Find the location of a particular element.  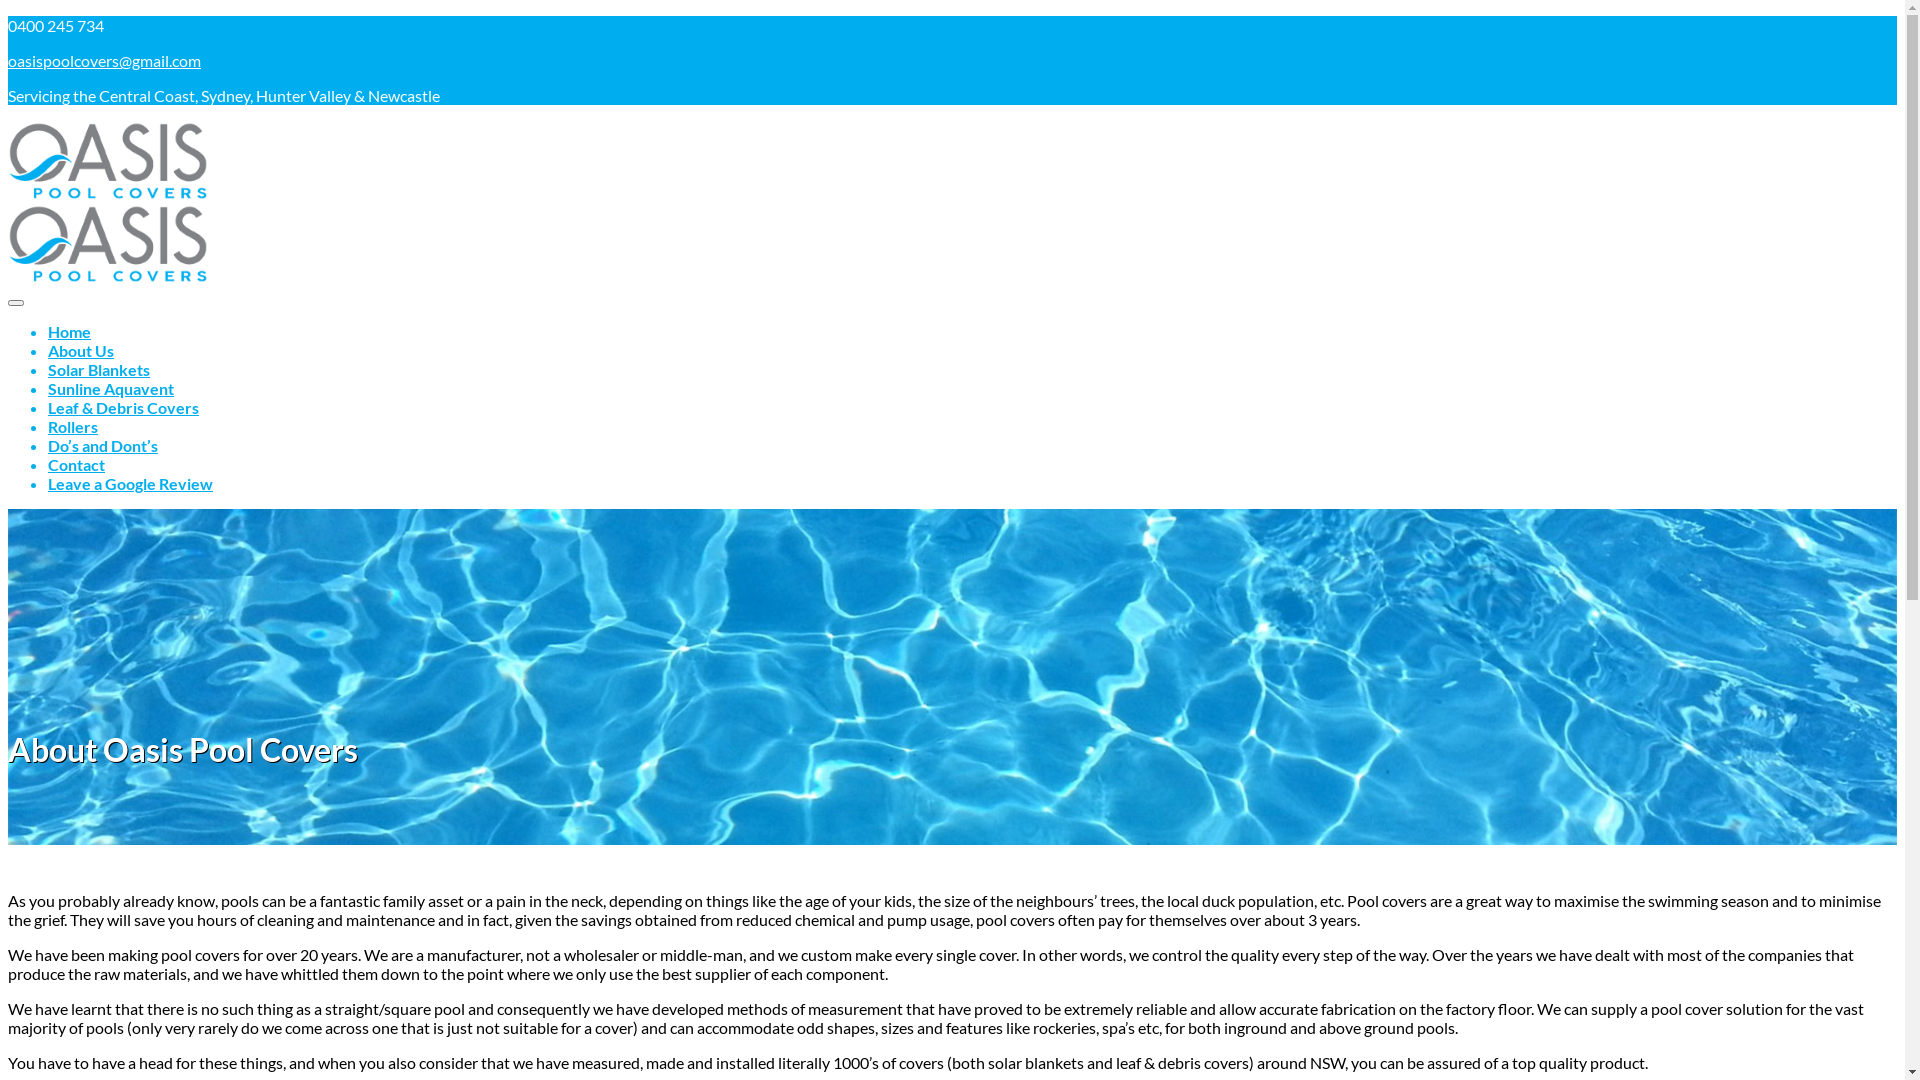

'Leave a Google Review' is located at coordinates (129, 483).